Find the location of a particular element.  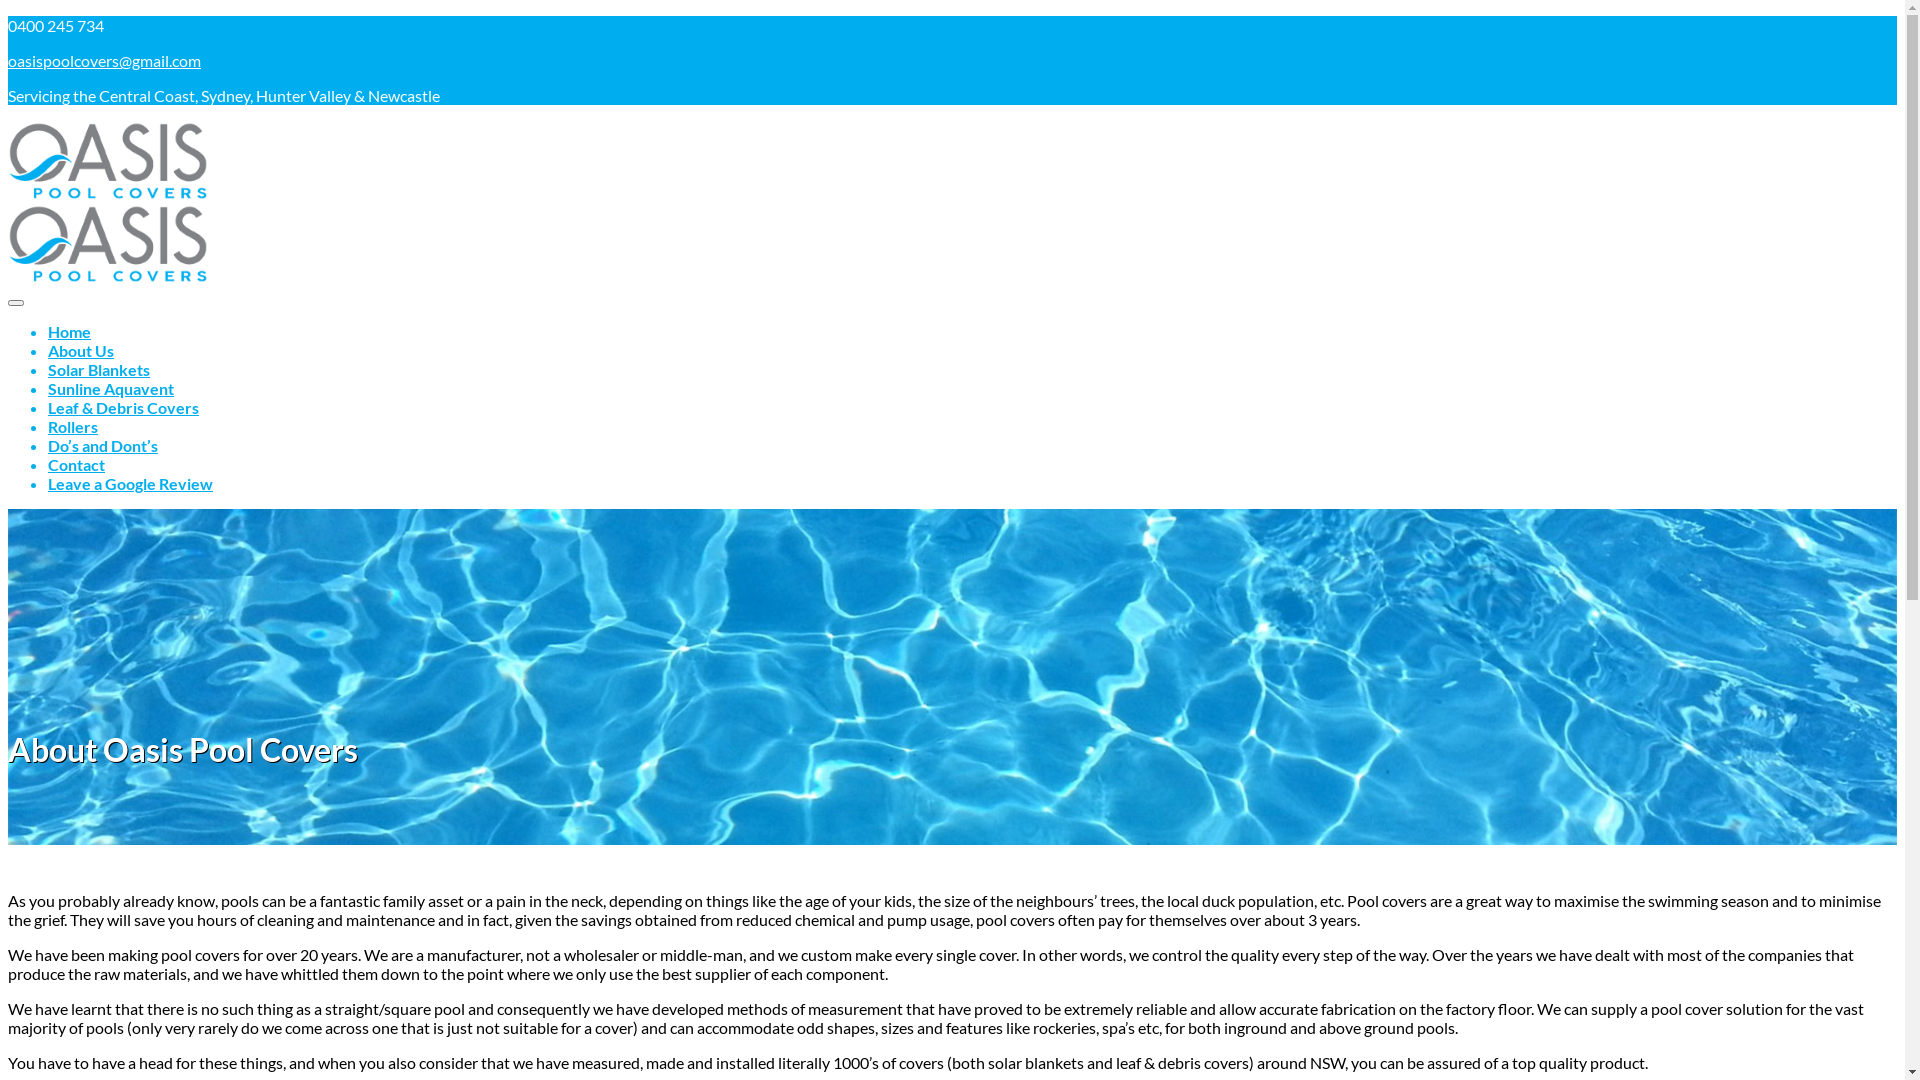

'Leave a Google Review' is located at coordinates (129, 483).